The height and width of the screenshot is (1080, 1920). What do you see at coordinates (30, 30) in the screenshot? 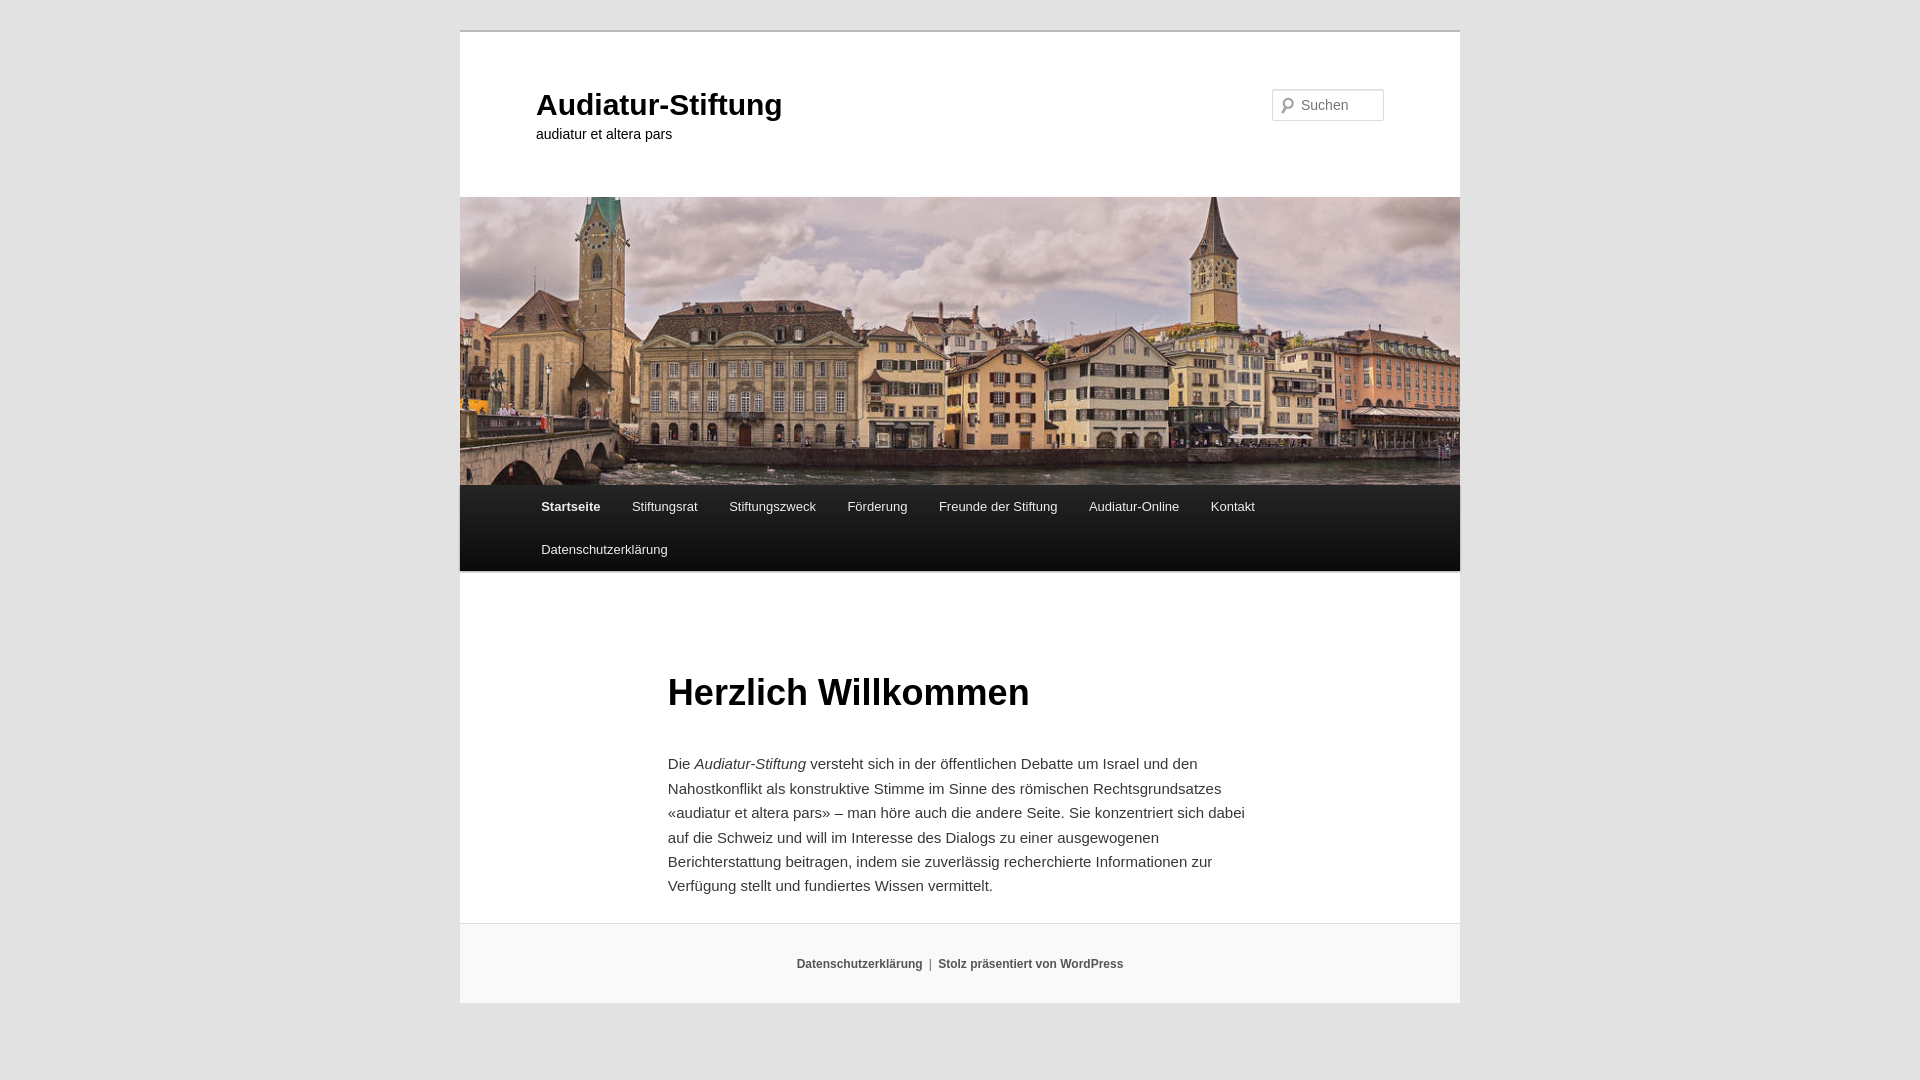
I see `'Zum Inhalt wechseln'` at bounding box center [30, 30].